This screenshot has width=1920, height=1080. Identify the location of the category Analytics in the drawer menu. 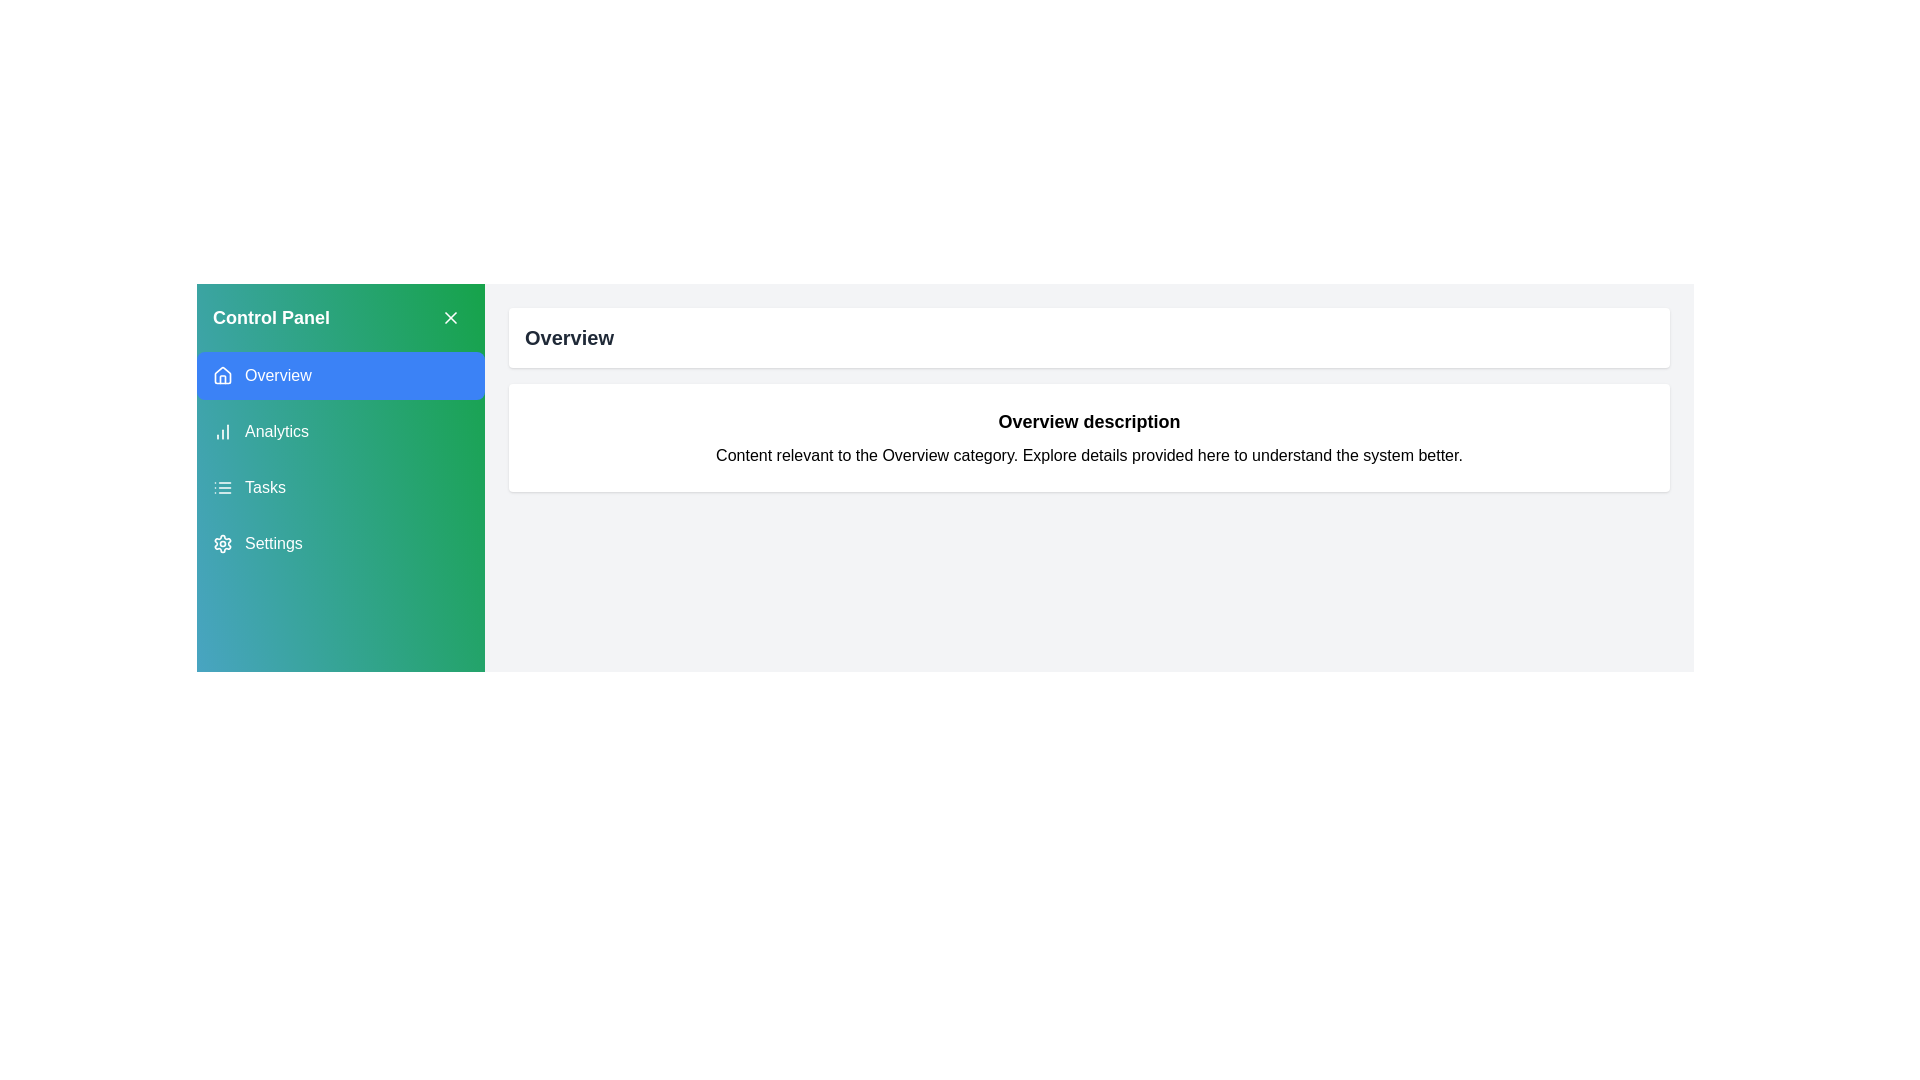
(340, 431).